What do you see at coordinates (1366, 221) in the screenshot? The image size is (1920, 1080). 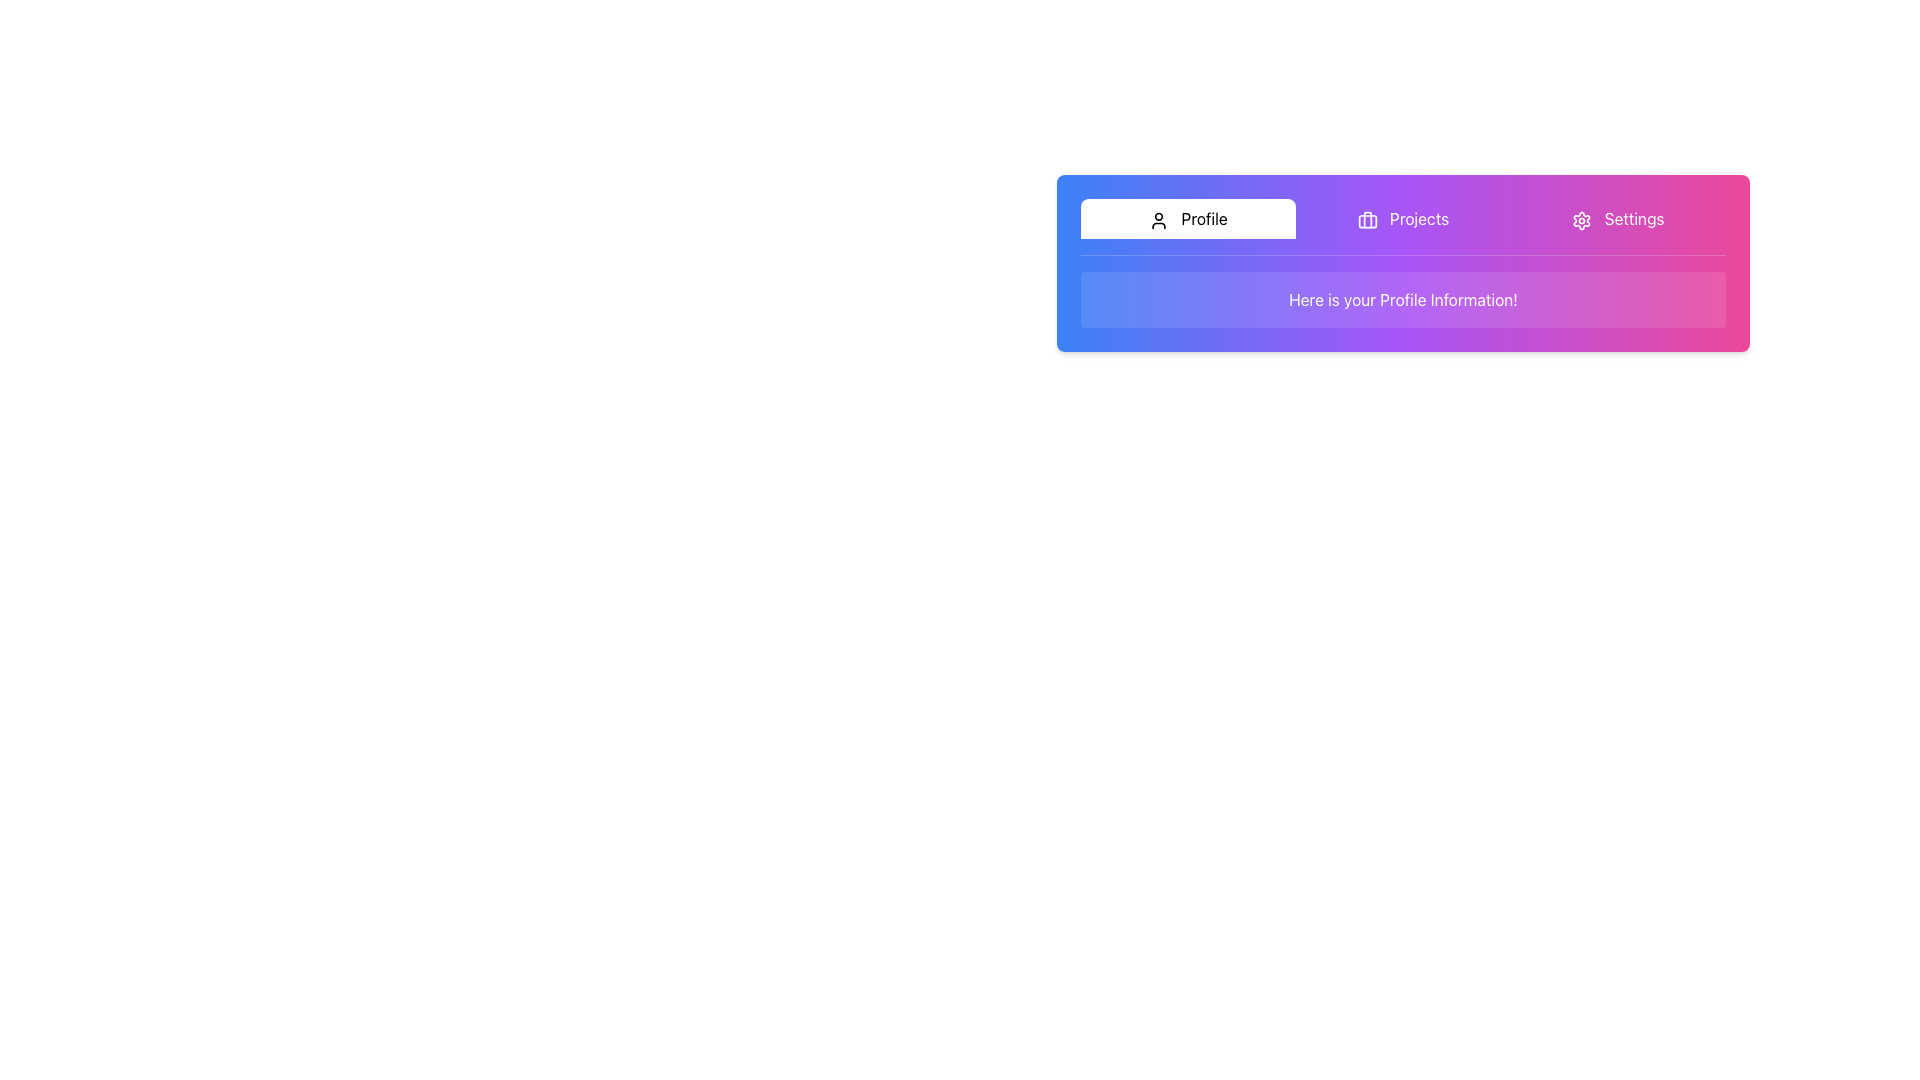 I see `the graphical component within the briefcase-shaped icon located in the navigation bar at the top of the interface` at bounding box center [1366, 221].